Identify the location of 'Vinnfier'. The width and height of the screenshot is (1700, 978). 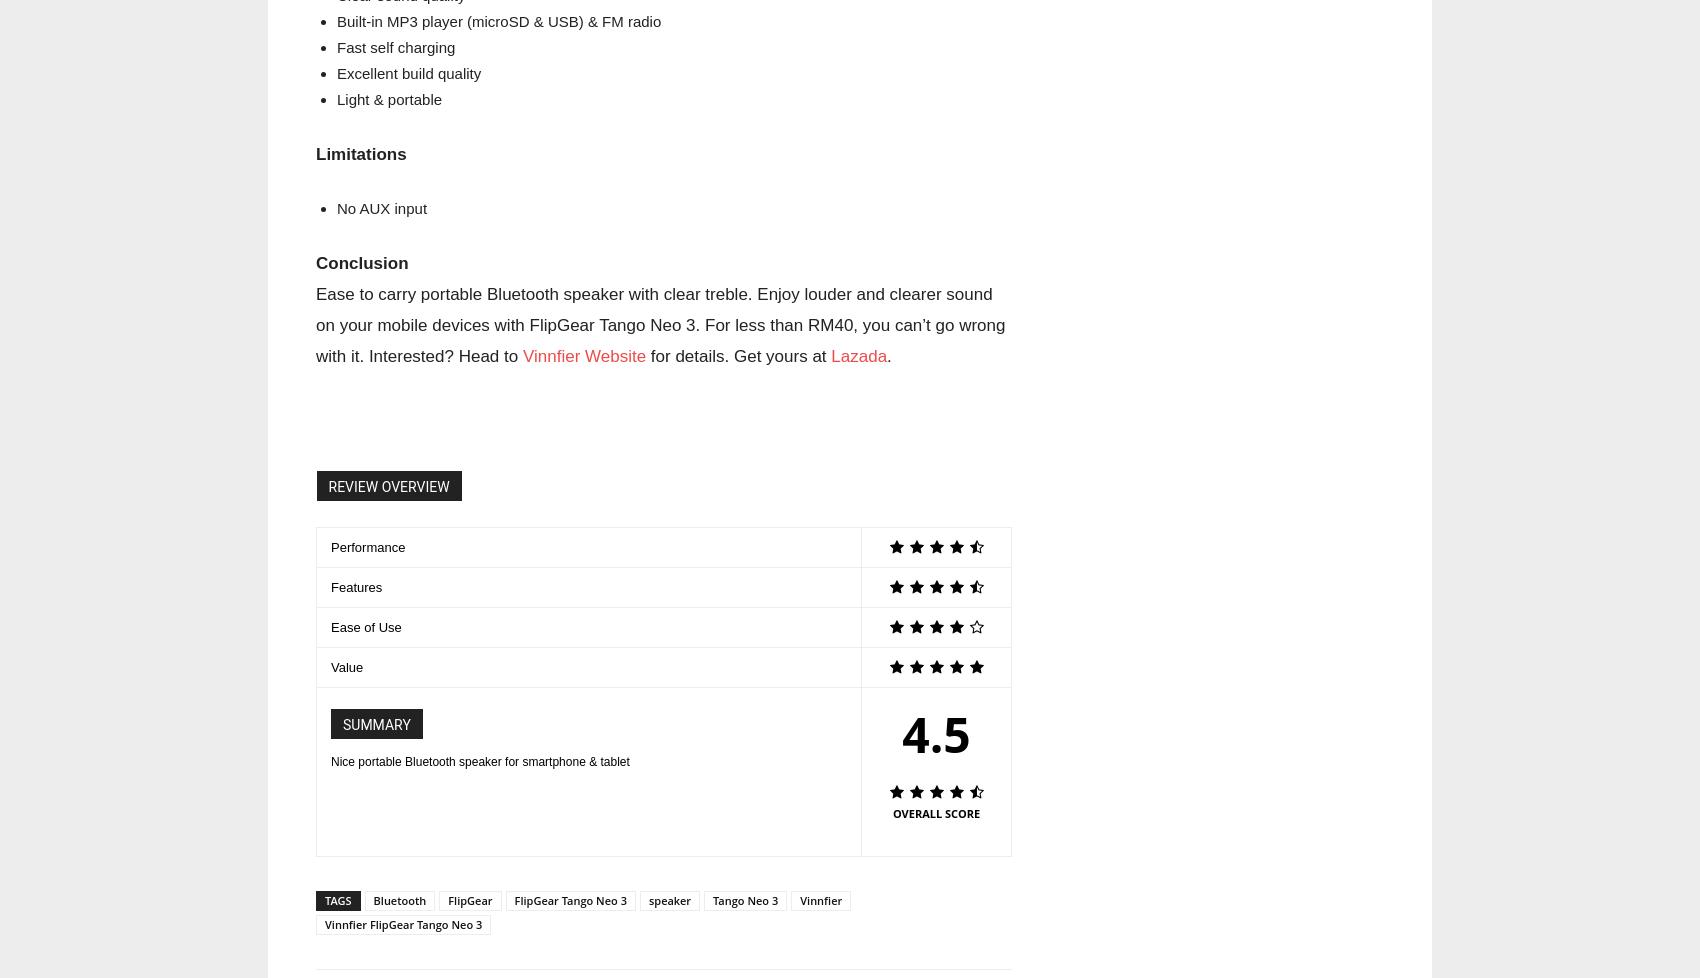
(819, 899).